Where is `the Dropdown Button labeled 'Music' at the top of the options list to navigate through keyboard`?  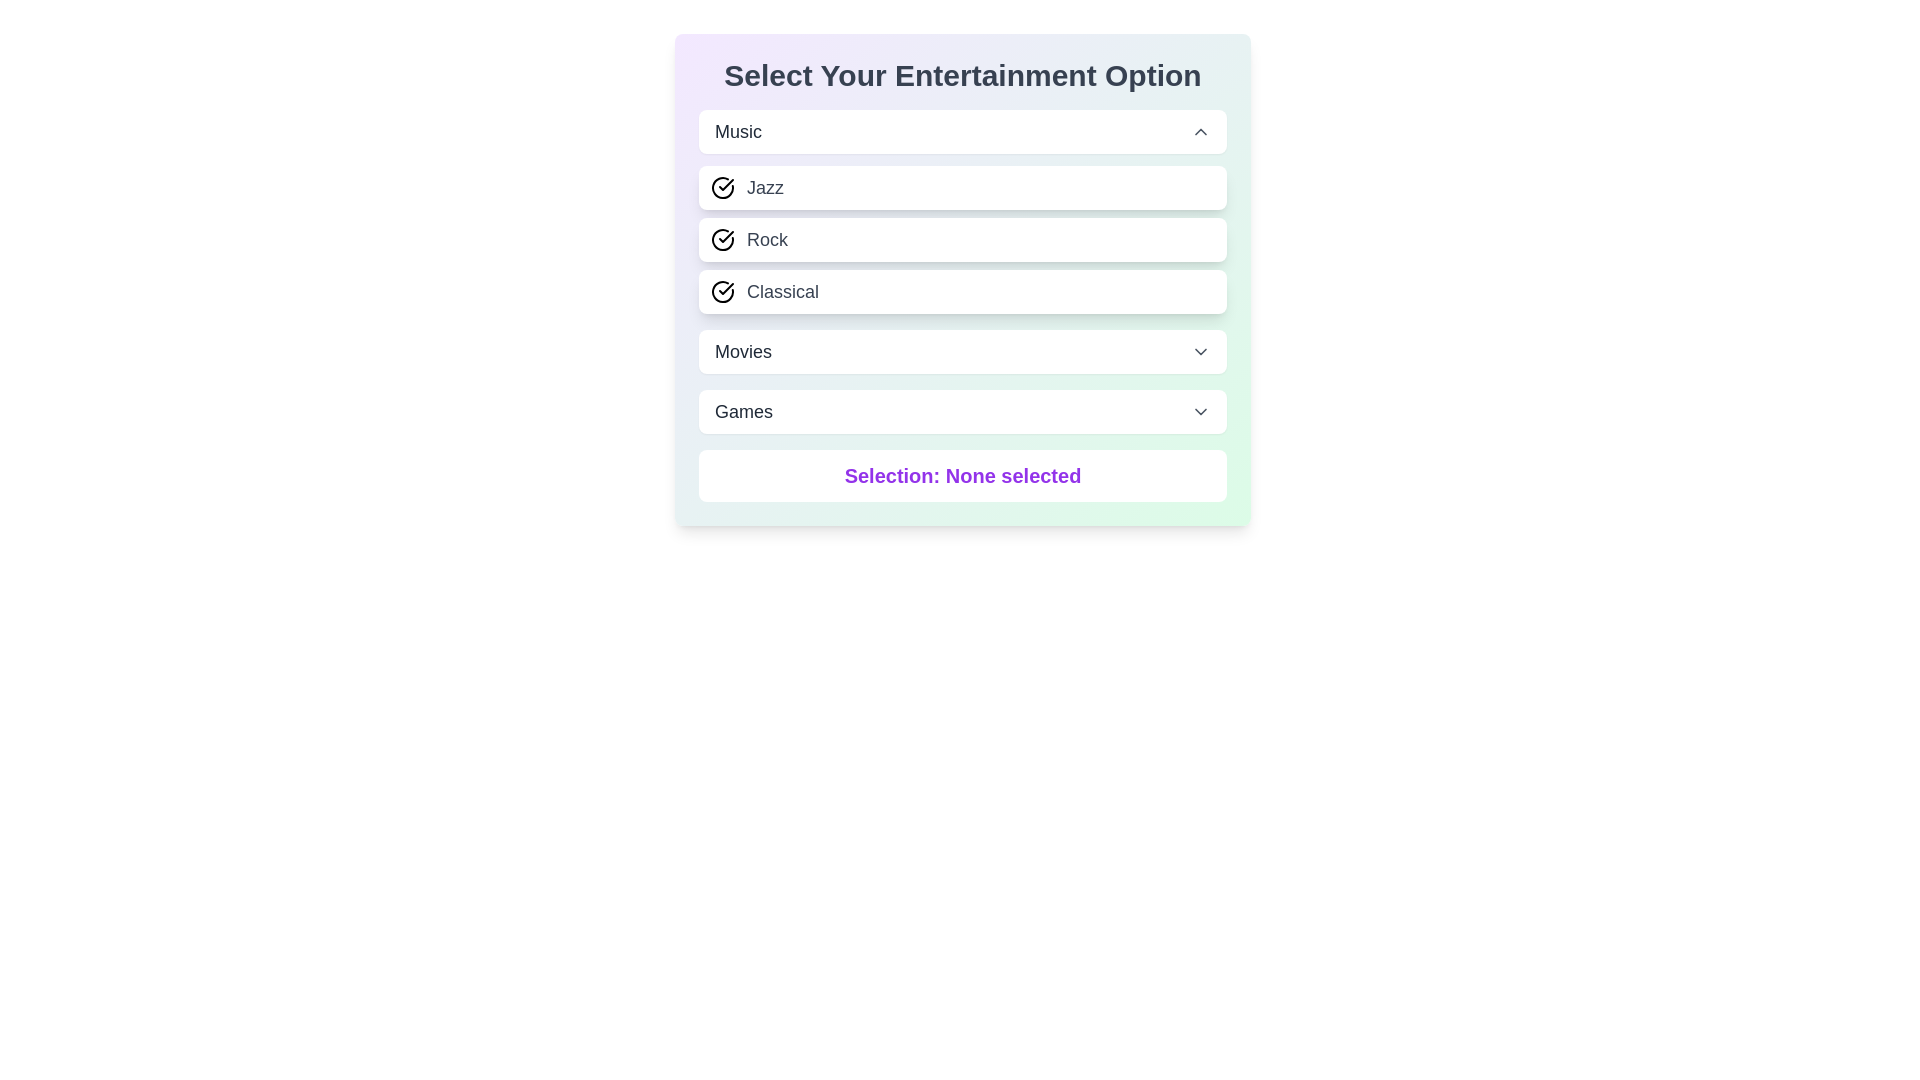
the Dropdown Button labeled 'Music' at the top of the options list to navigate through keyboard is located at coordinates (963, 131).